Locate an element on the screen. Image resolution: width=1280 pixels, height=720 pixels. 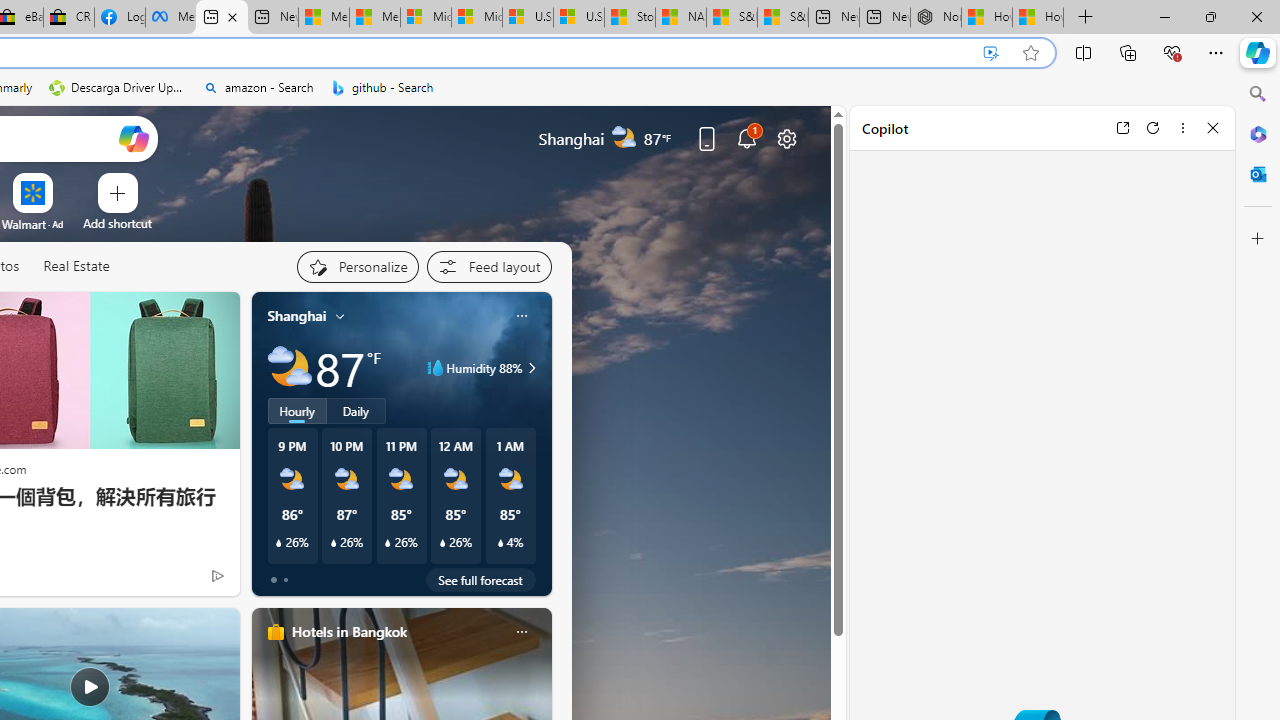
'Page settings' is located at coordinates (785, 137).